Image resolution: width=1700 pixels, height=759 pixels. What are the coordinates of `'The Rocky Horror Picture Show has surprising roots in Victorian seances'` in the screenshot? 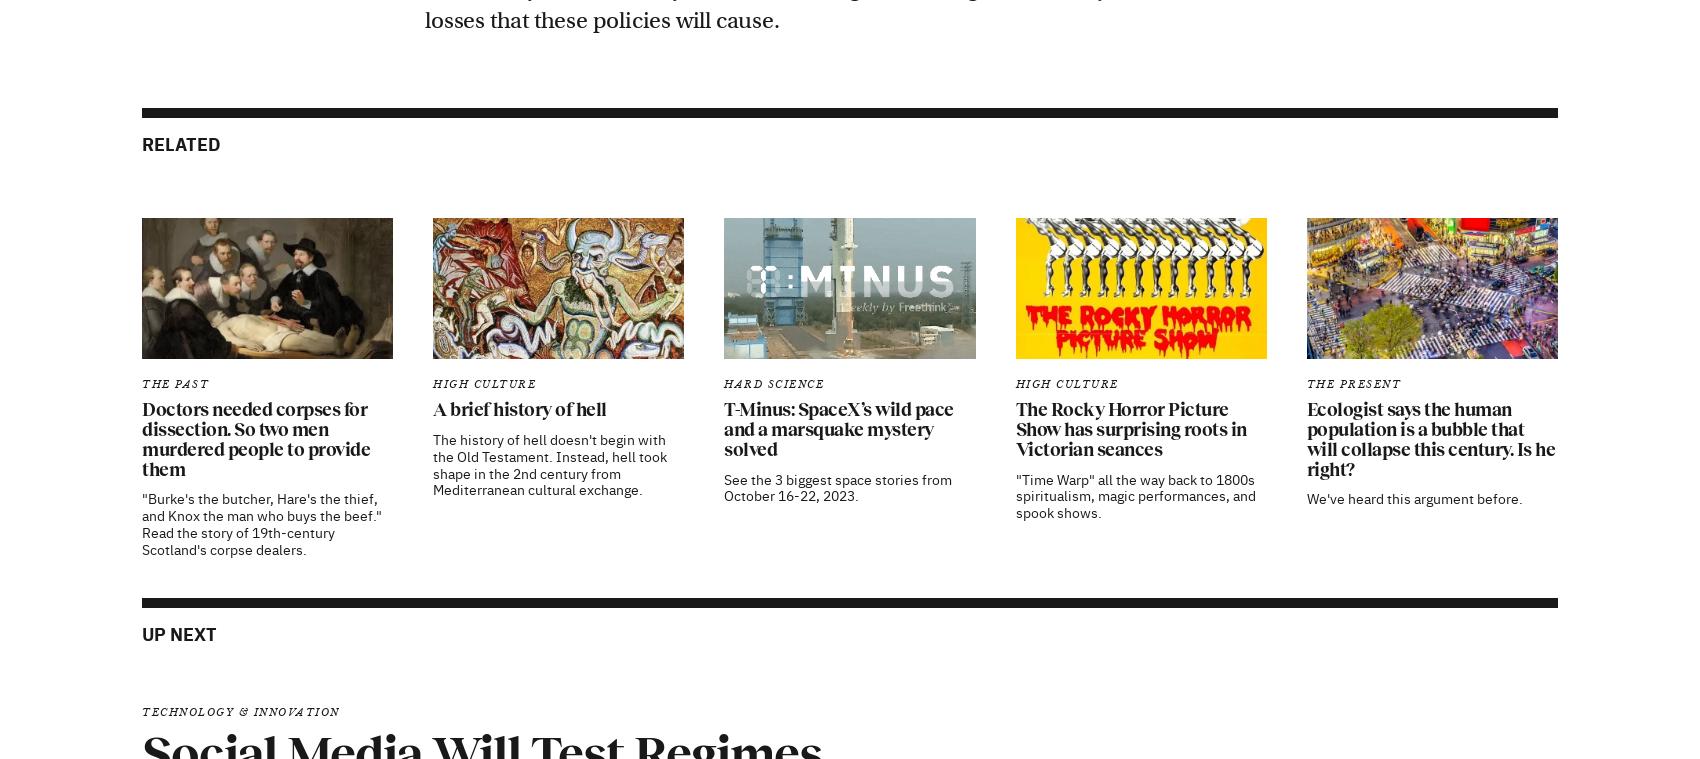 It's located at (1130, 170).